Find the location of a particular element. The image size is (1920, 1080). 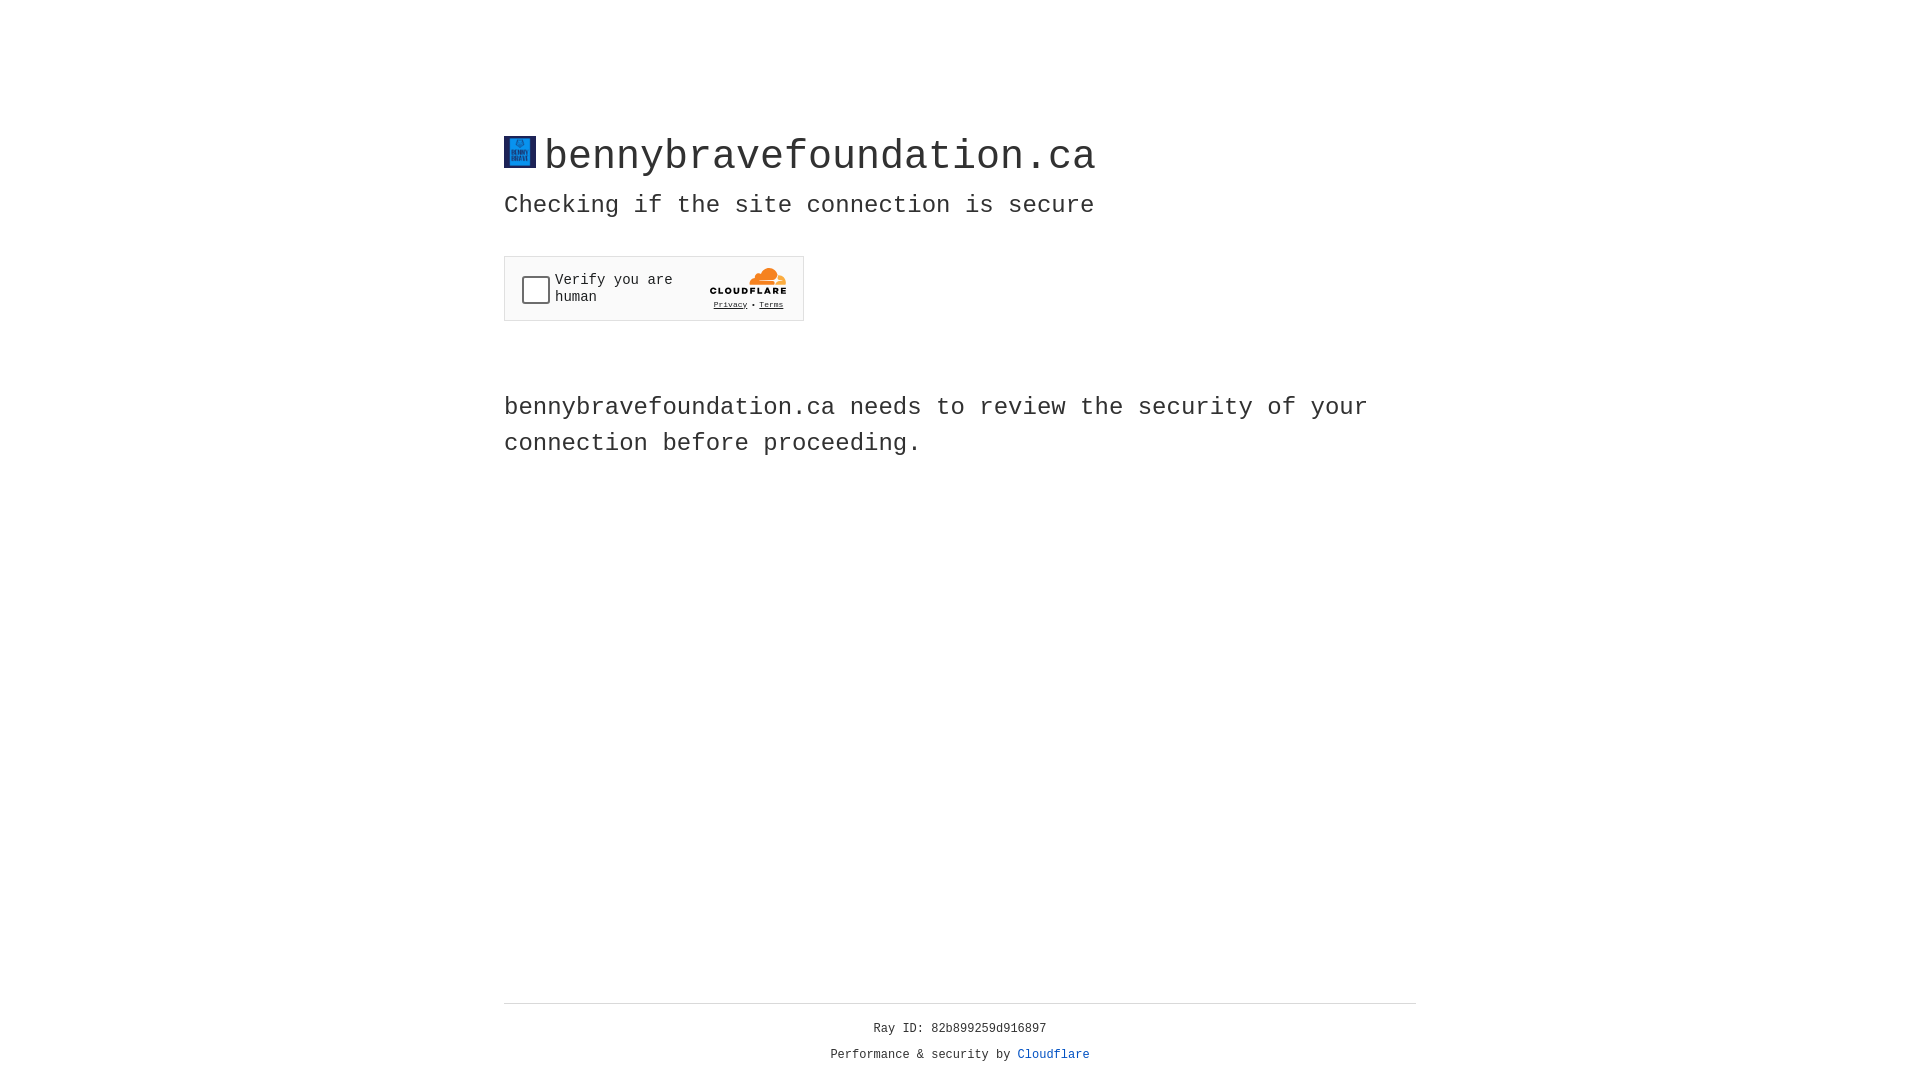

'Widget containing a Cloudflare security challenge' is located at coordinates (653, 288).